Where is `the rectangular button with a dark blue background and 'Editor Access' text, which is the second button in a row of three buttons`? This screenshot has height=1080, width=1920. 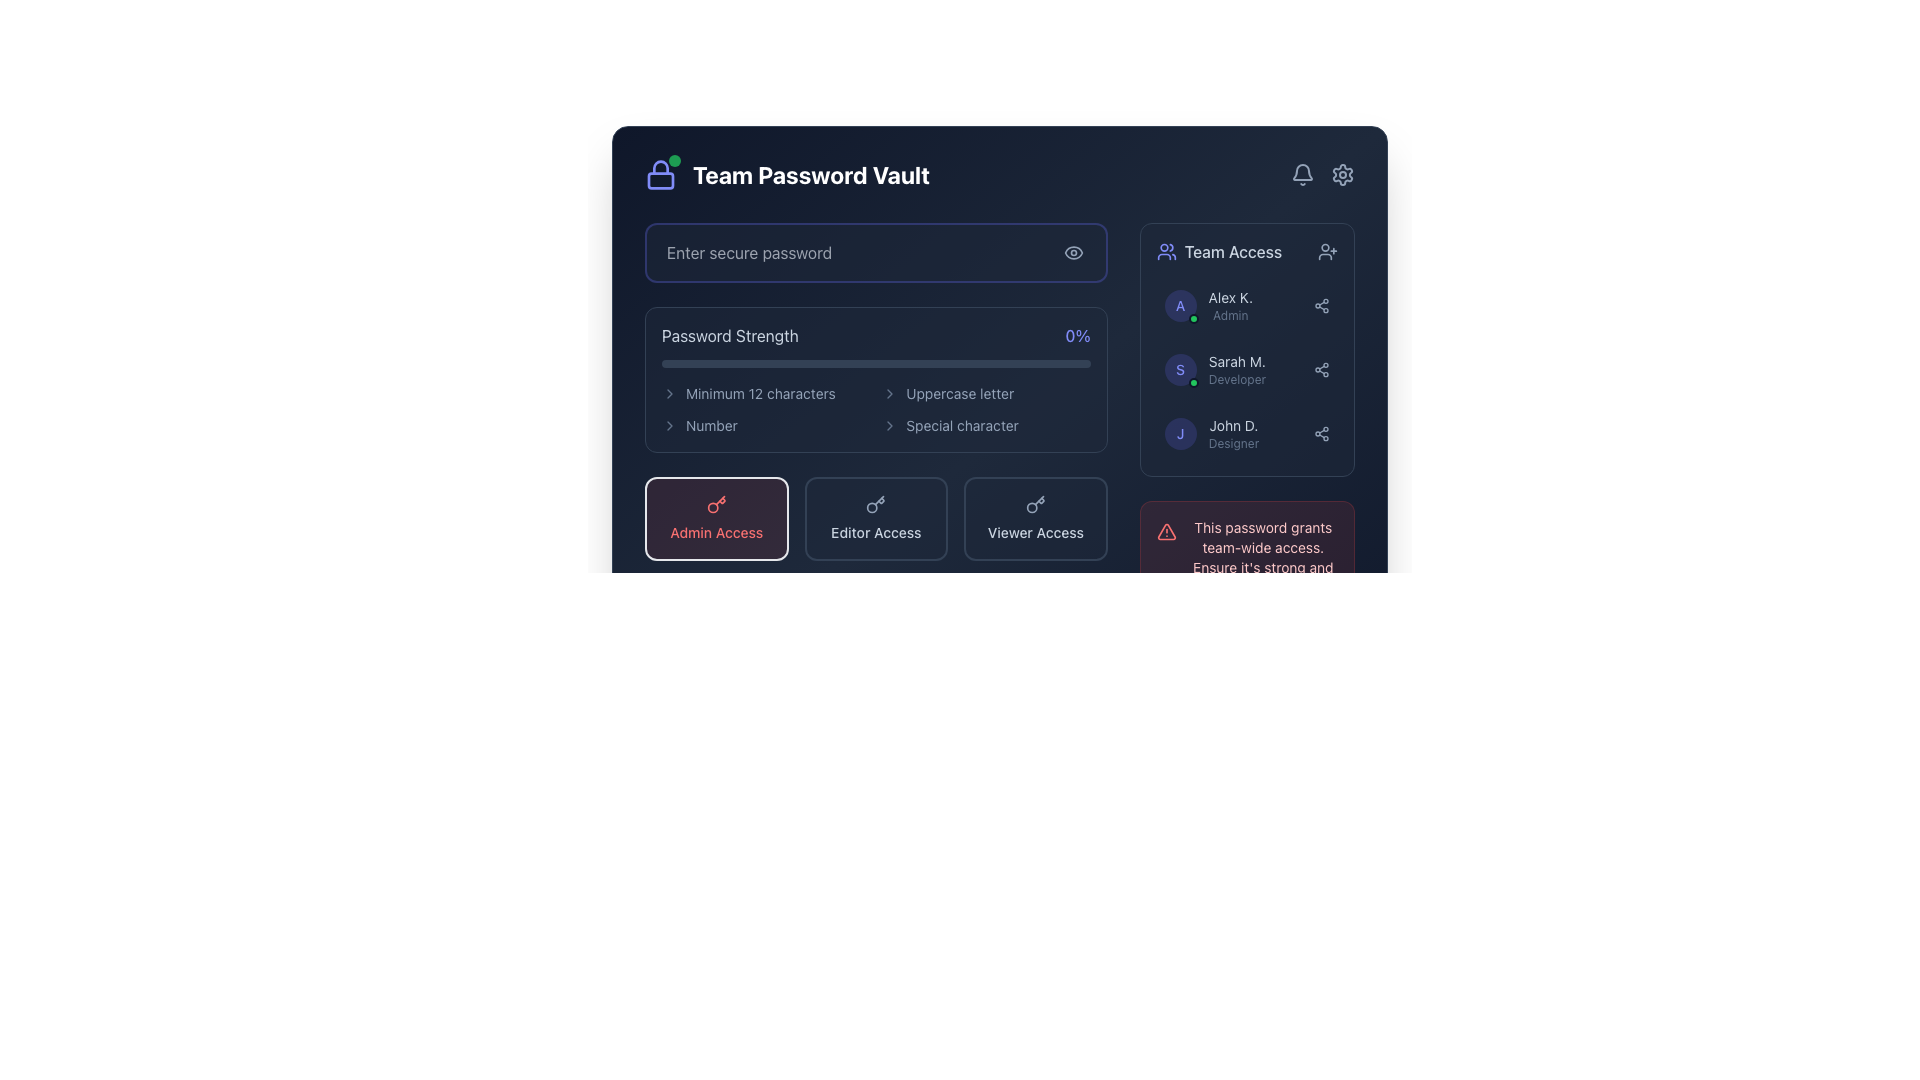 the rectangular button with a dark blue background and 'Editor Access' text, which is the second button in a row of three buttons is located at coordinates (876, 518).